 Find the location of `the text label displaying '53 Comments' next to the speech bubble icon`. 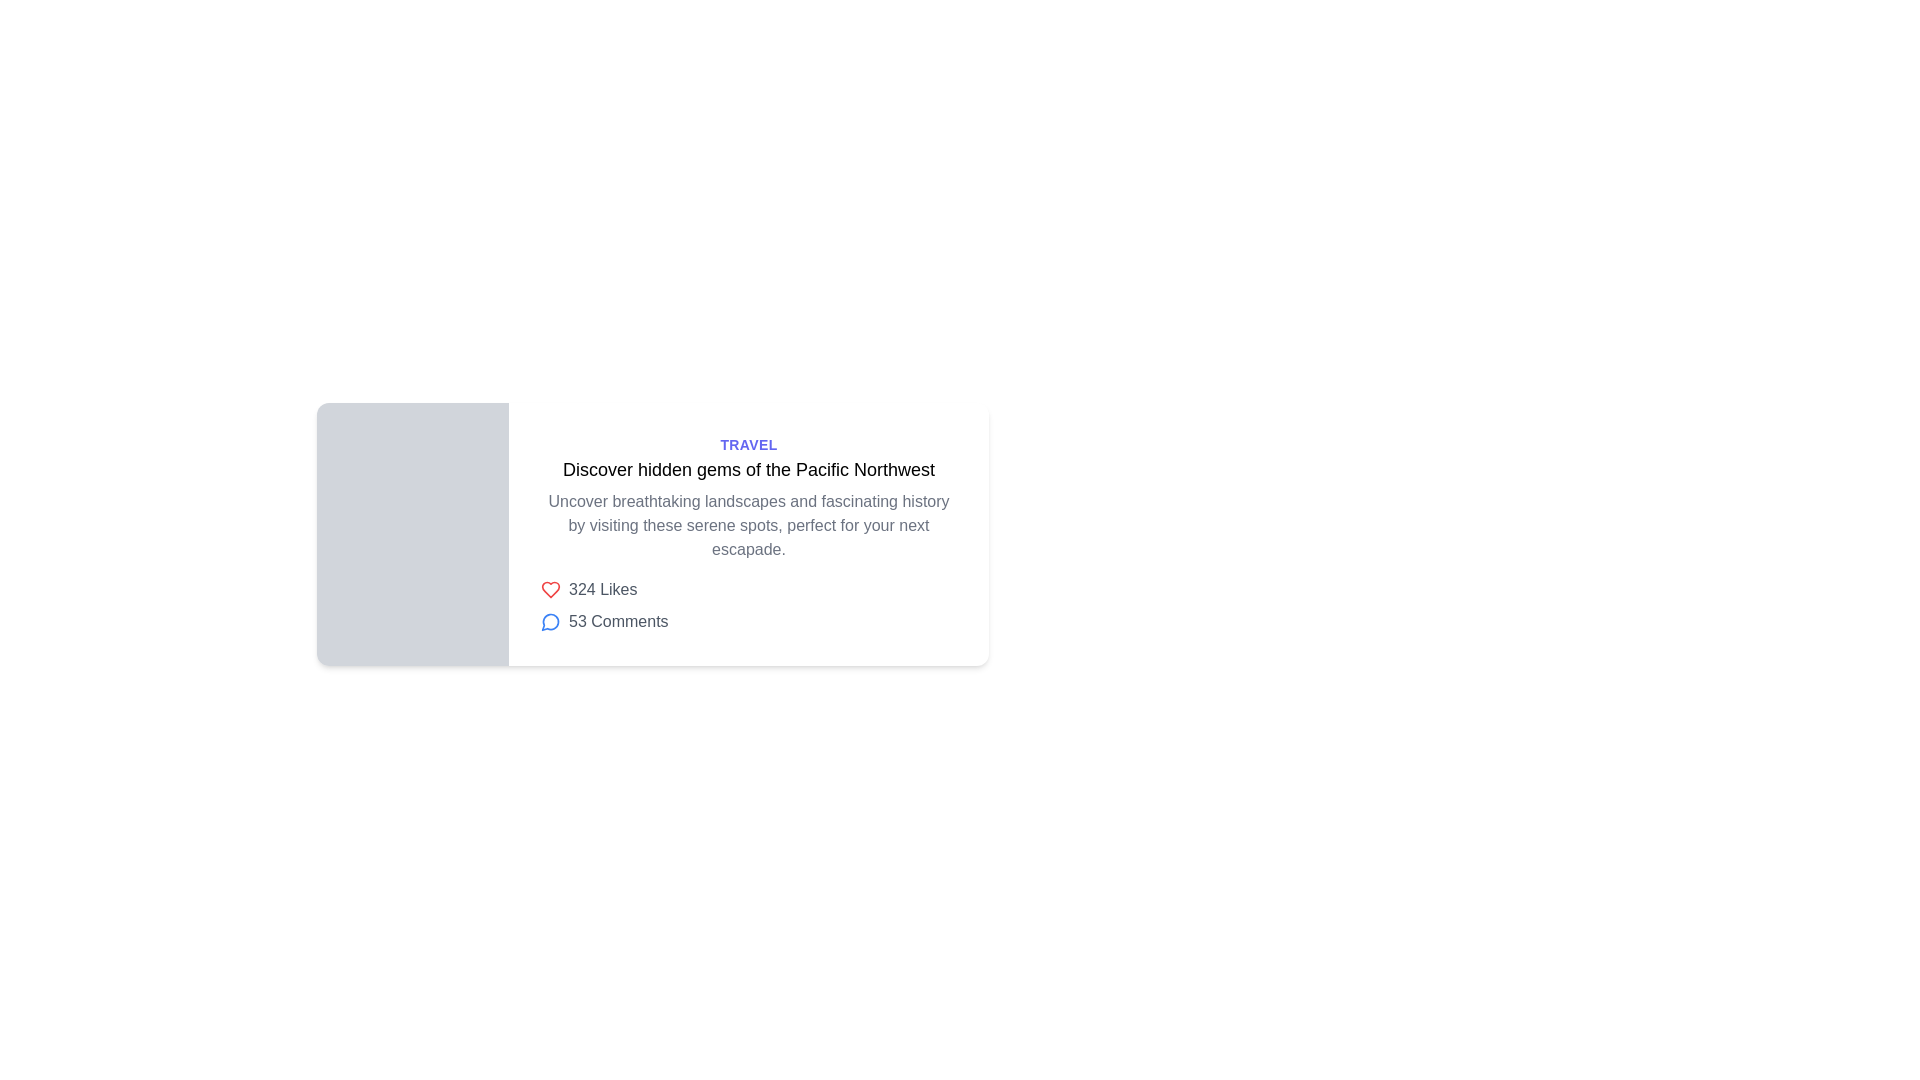

the text label displaying '53 Comments' next to the speech bubble icon is located at coordinates (617, 620).